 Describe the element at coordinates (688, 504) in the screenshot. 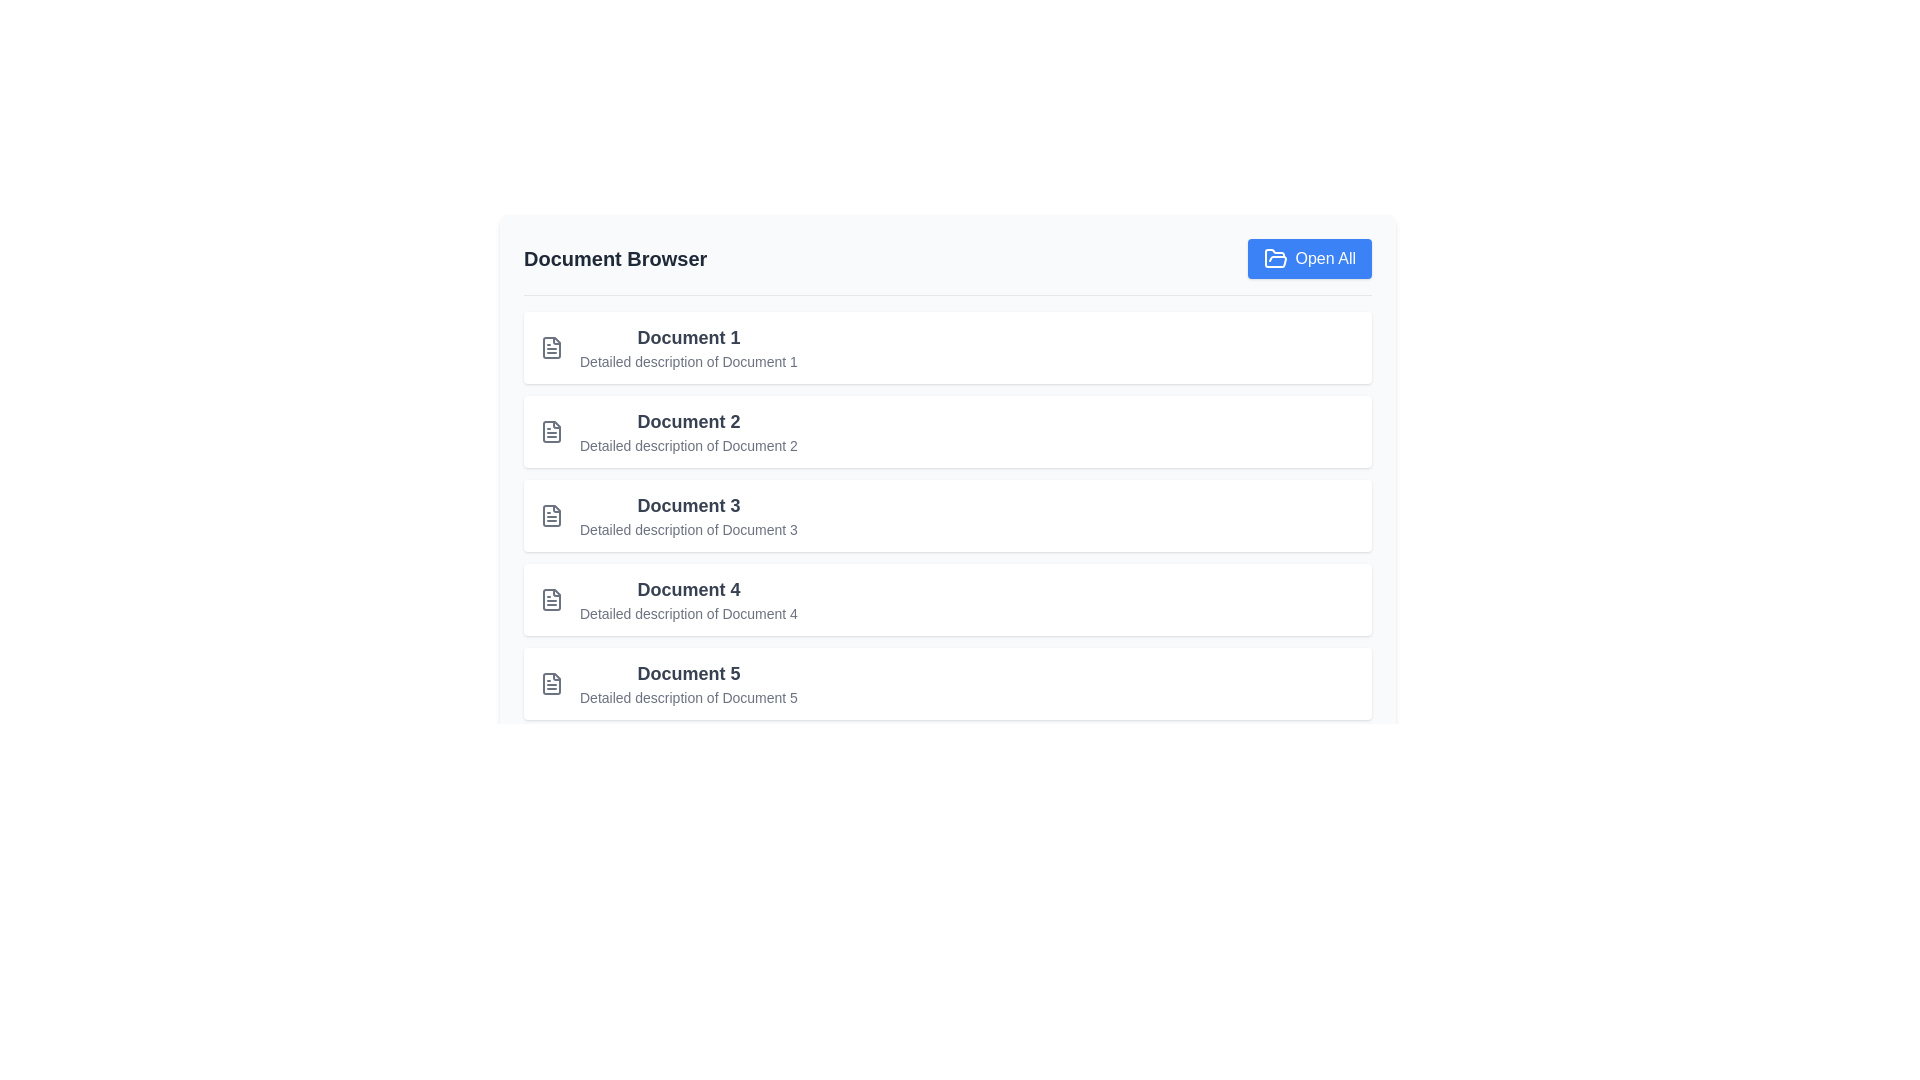

I see `the text label that serves as the title for the document, positioned as the heading of the third card in a vertical list of similar cards` at that location.